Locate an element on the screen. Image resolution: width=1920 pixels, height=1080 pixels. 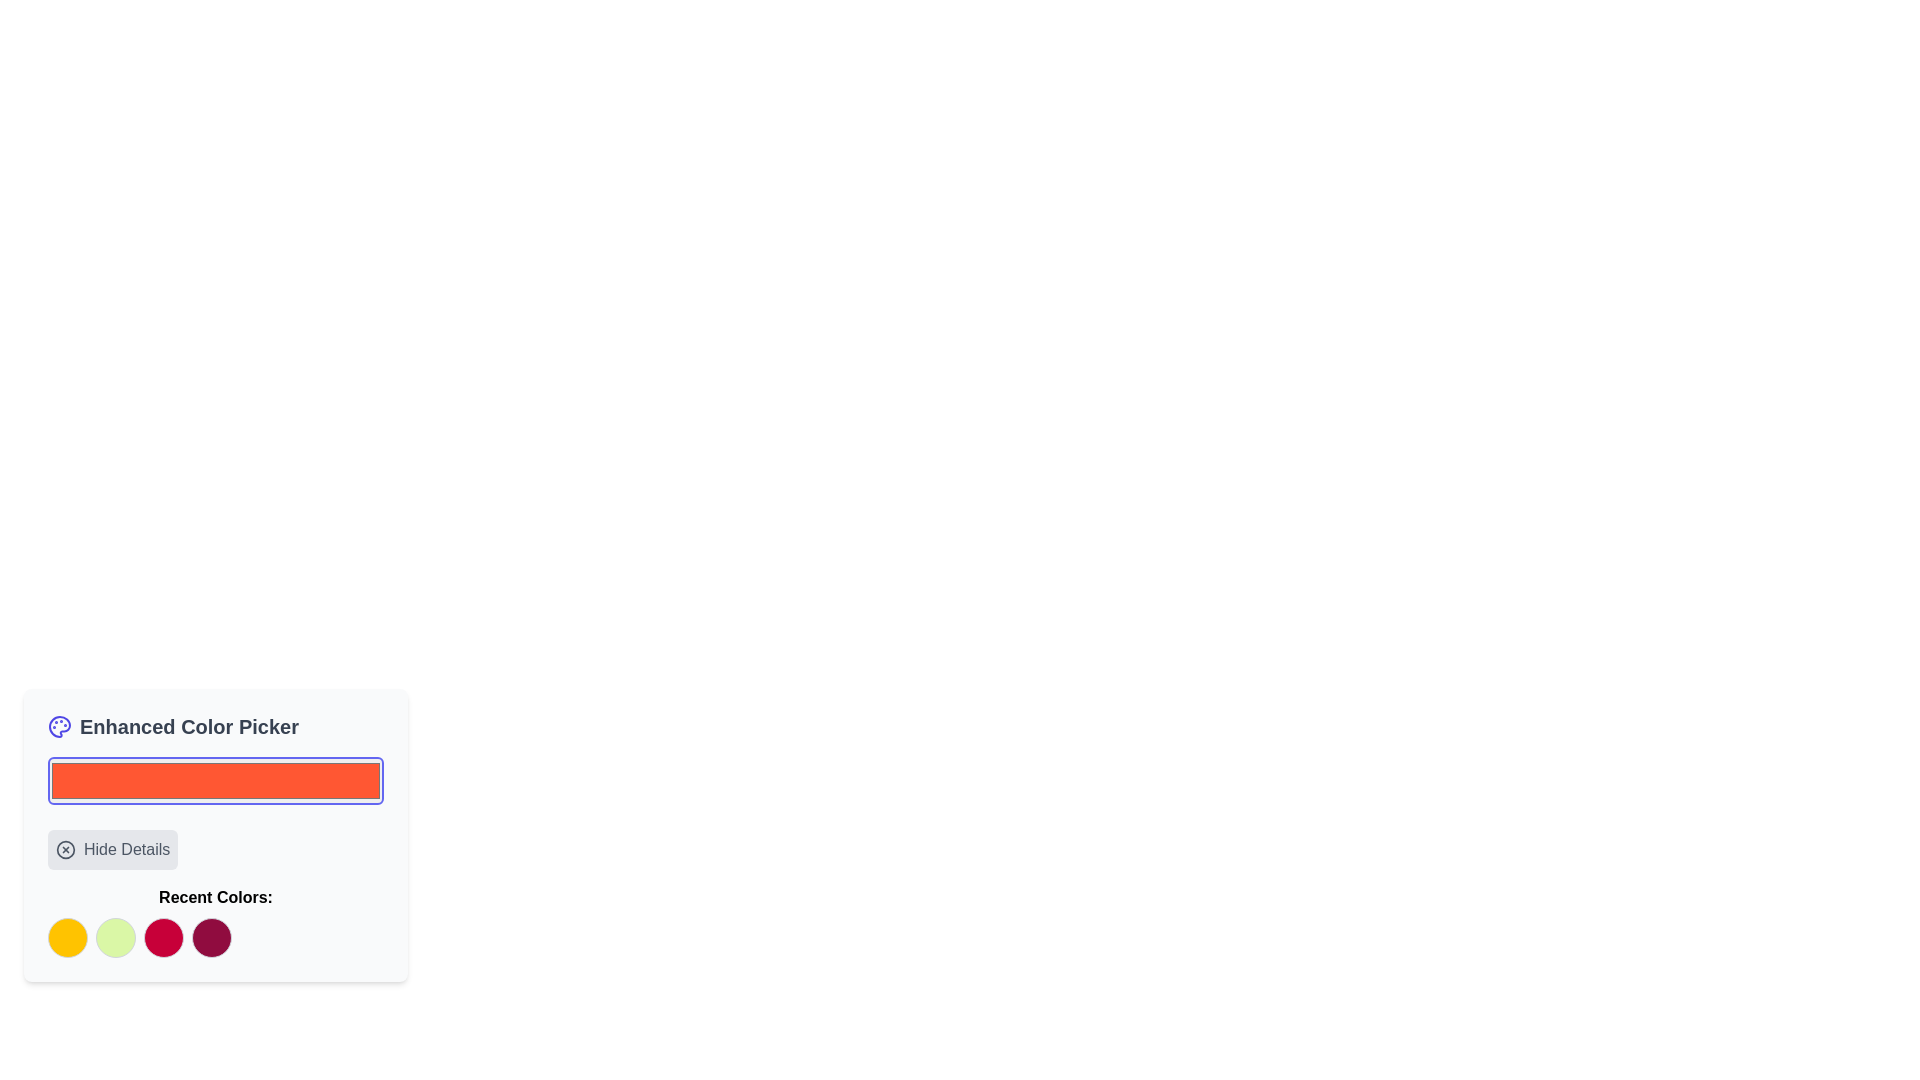
the label that indicates the purpose of the adjacent color swatches, located below the 'Hide Details' button and above the row of four colored circles is located at coordinates (216, 921).